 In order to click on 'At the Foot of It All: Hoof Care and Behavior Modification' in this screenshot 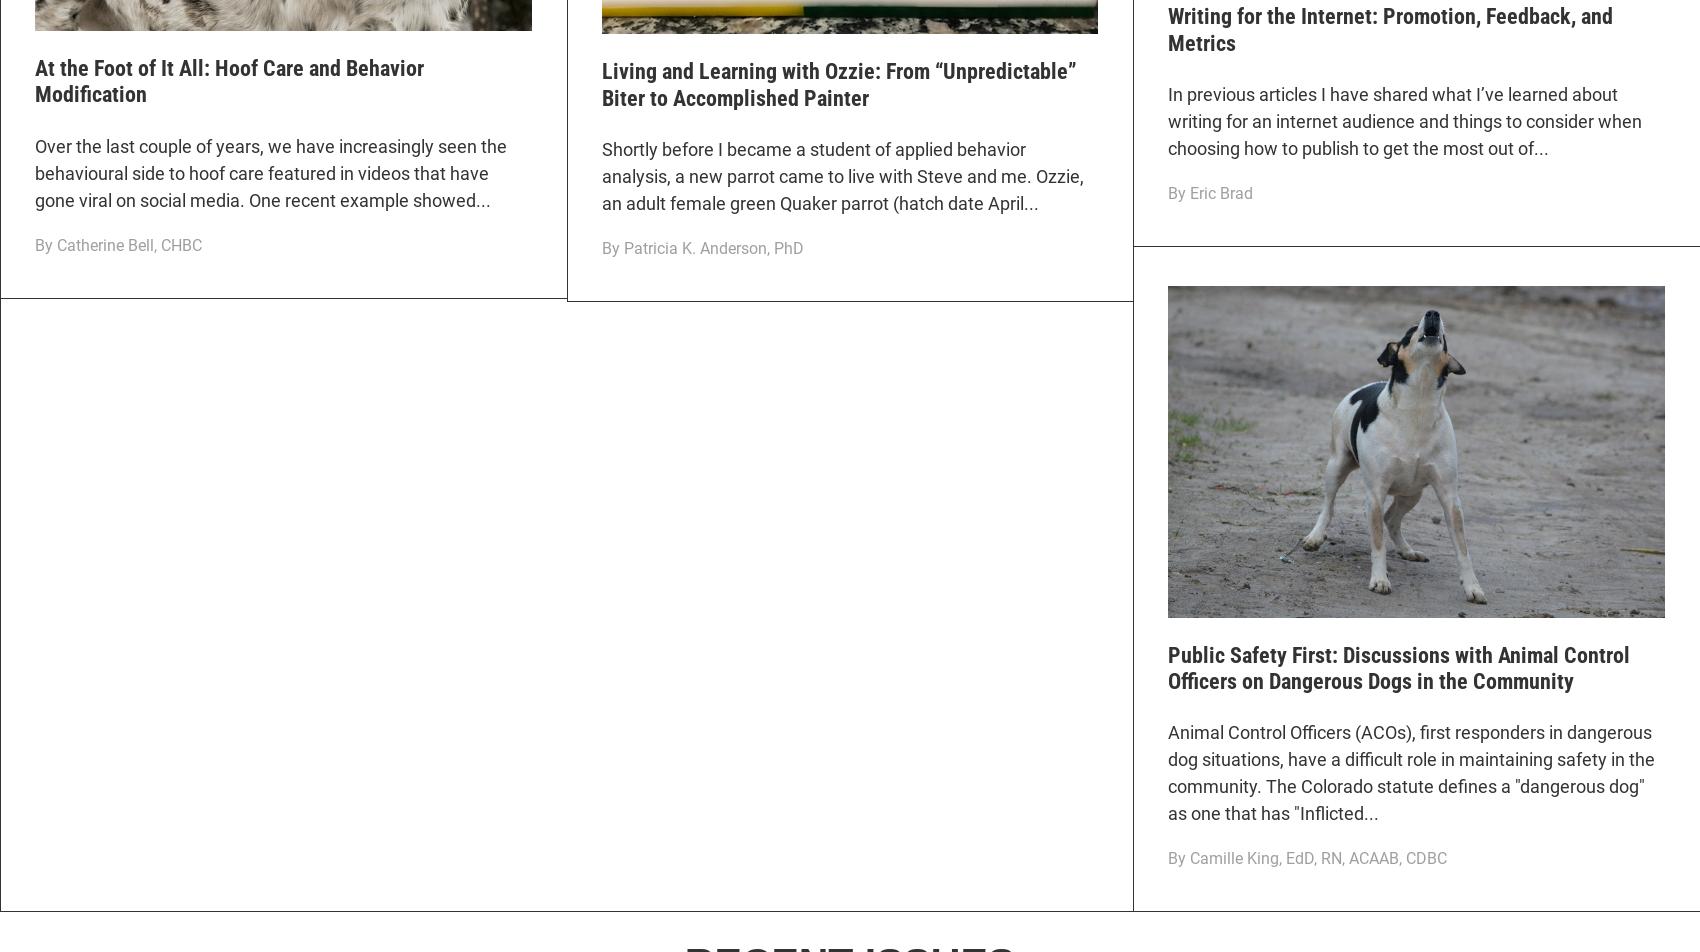, I will do `click(229, 81)`.